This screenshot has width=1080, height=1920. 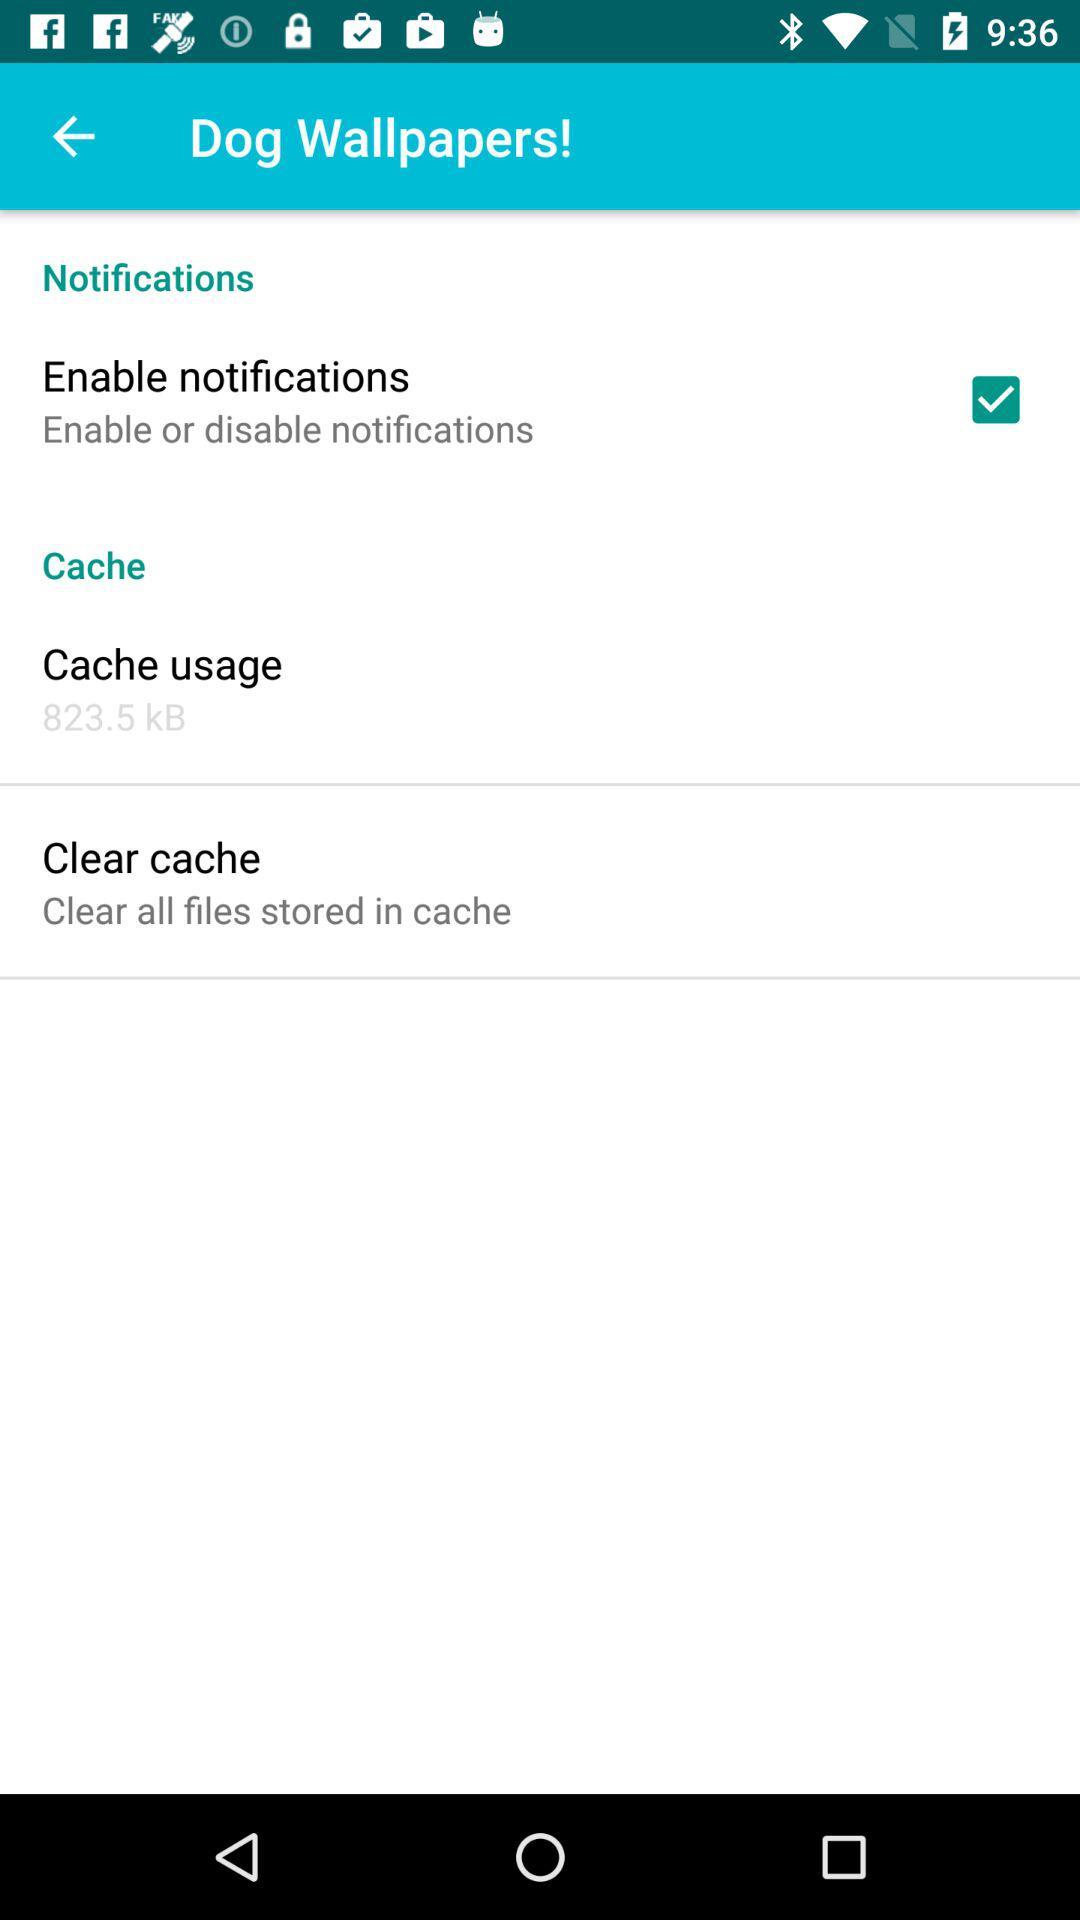 What do you see at coordinates (276, 908) in the screenshot?
I see `clear all files` at bounding box center [276, 908].